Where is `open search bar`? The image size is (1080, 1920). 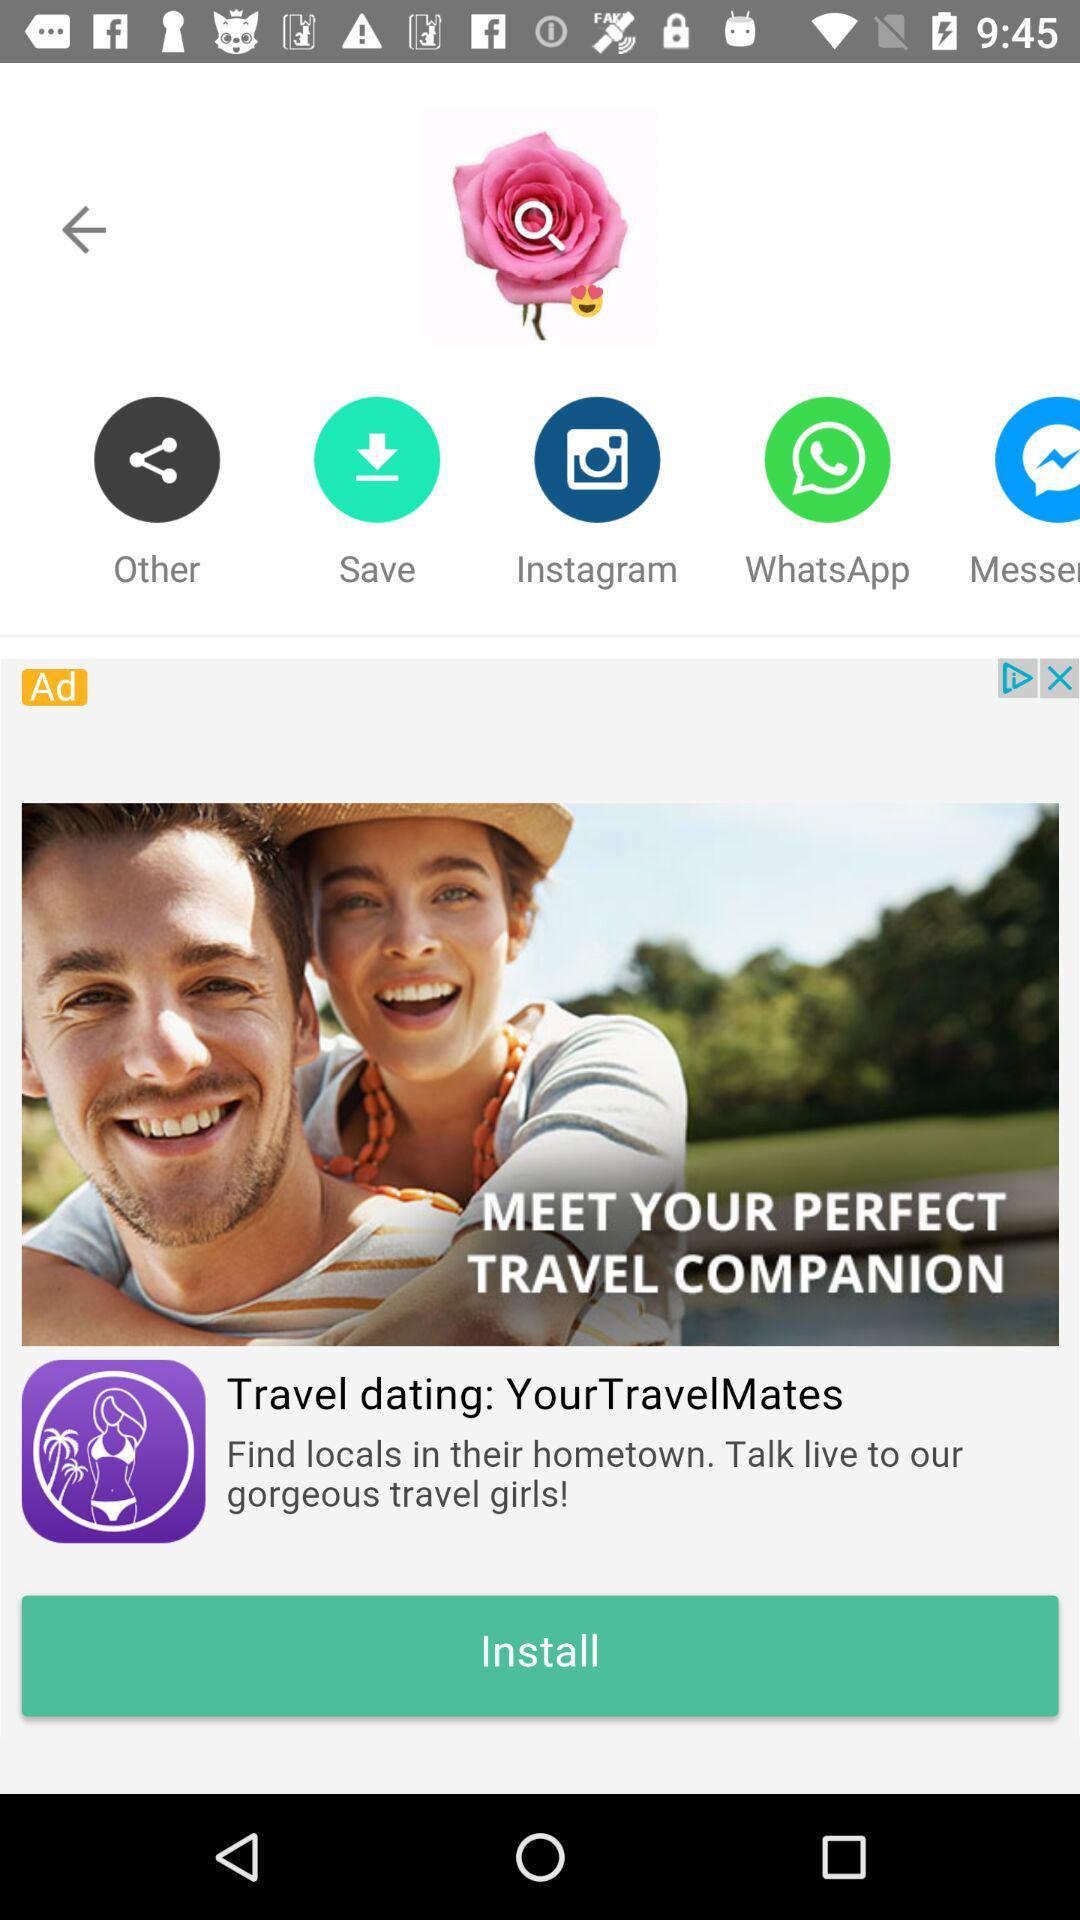 open search bar is located at coordinates (538, 226).